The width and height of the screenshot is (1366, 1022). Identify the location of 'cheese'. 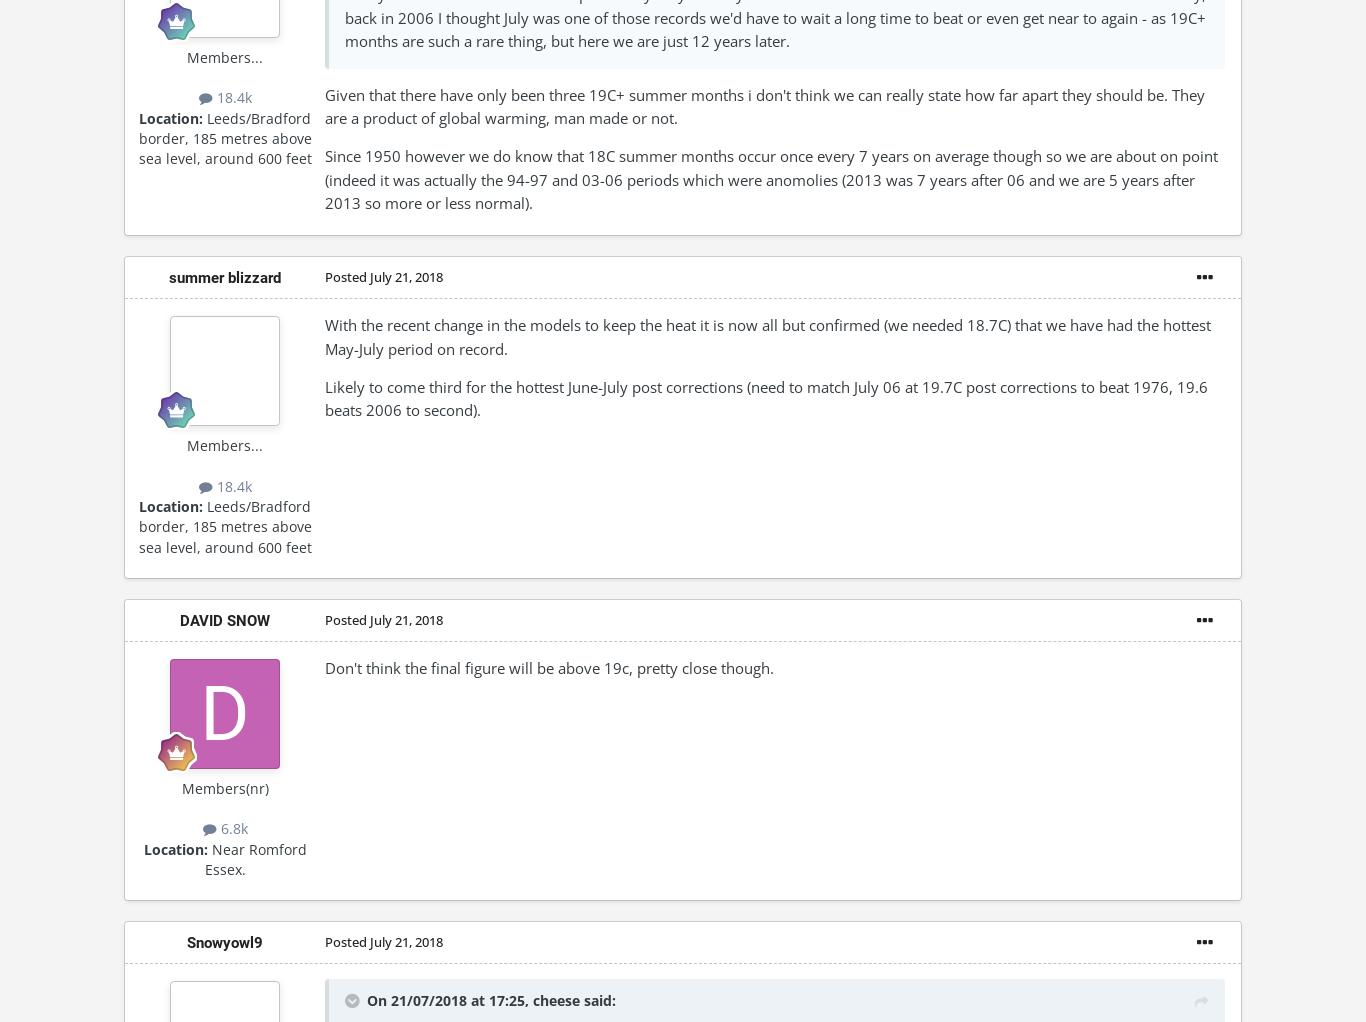
(533, 1001).